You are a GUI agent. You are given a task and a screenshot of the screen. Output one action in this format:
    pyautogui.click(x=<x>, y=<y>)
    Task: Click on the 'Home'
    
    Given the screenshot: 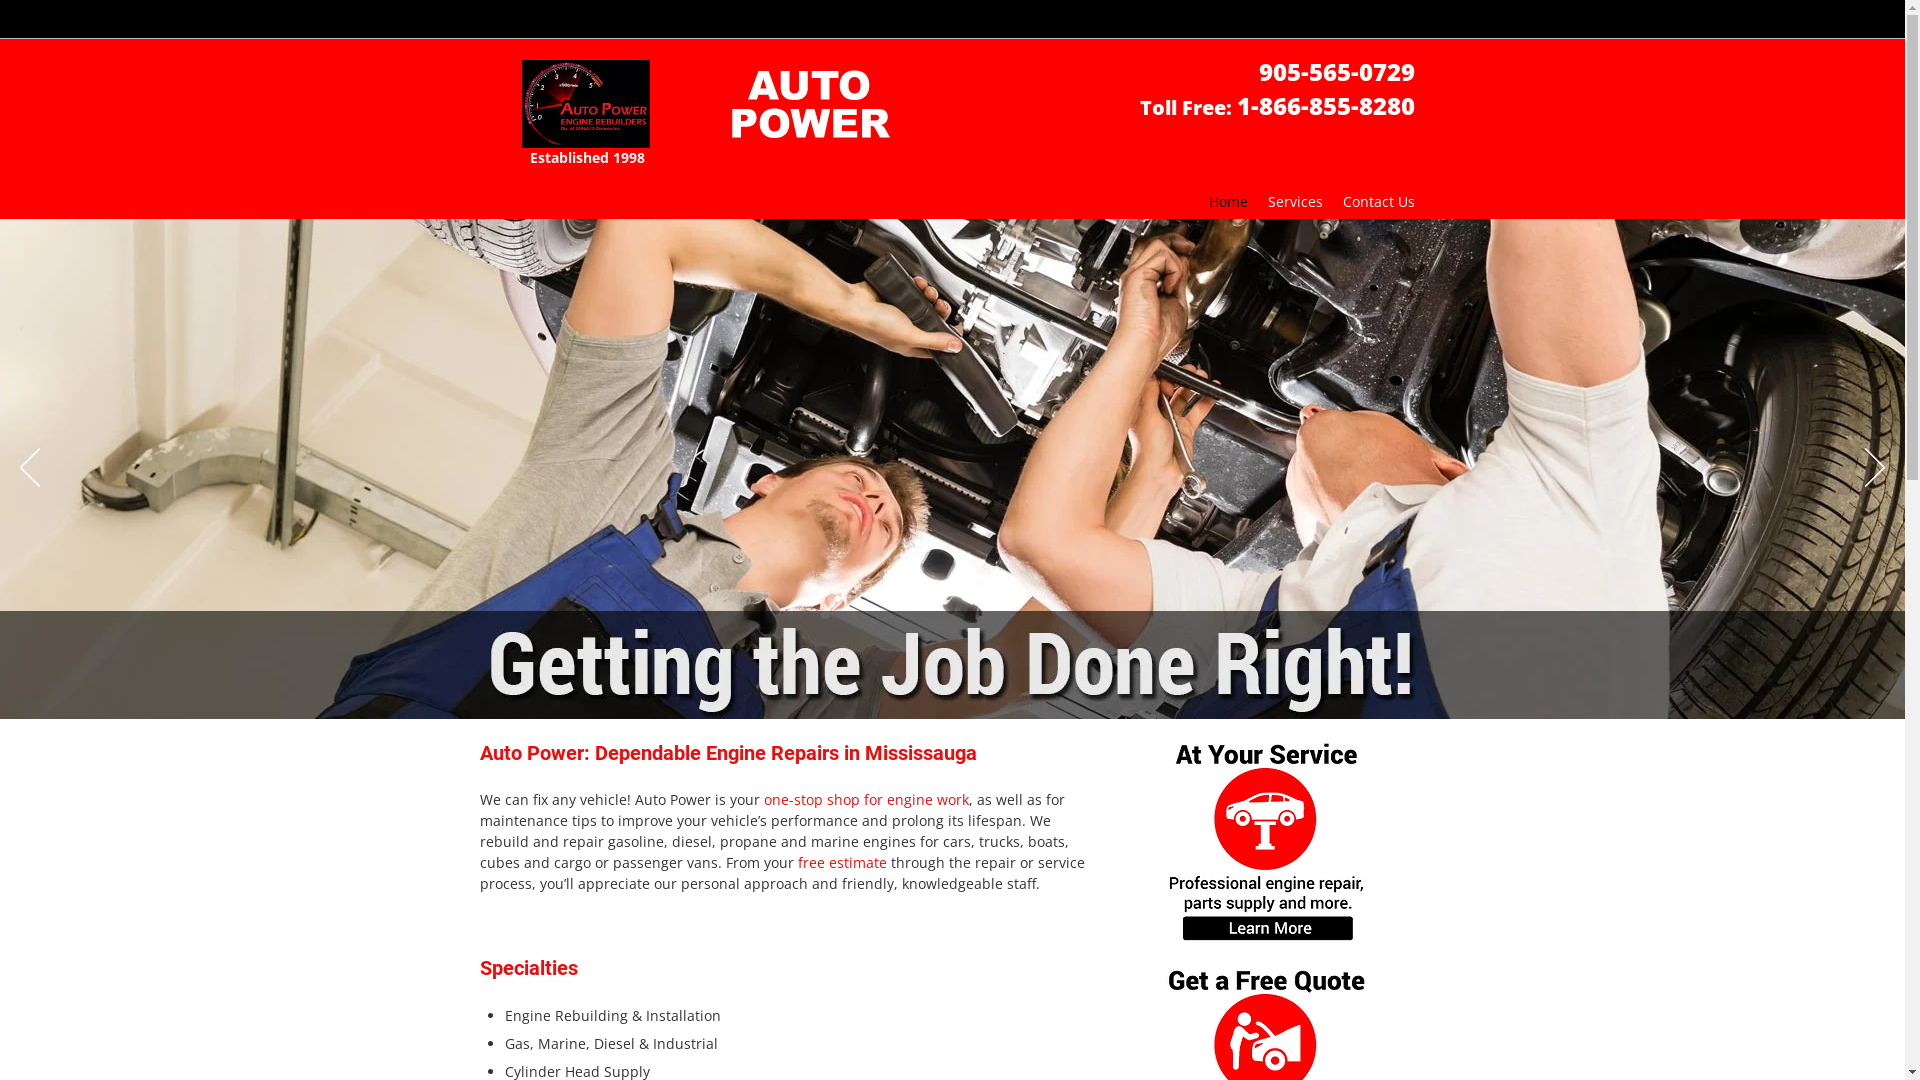 What is the action you would take?
    pyautogui.click(x=1198, y=201)
    